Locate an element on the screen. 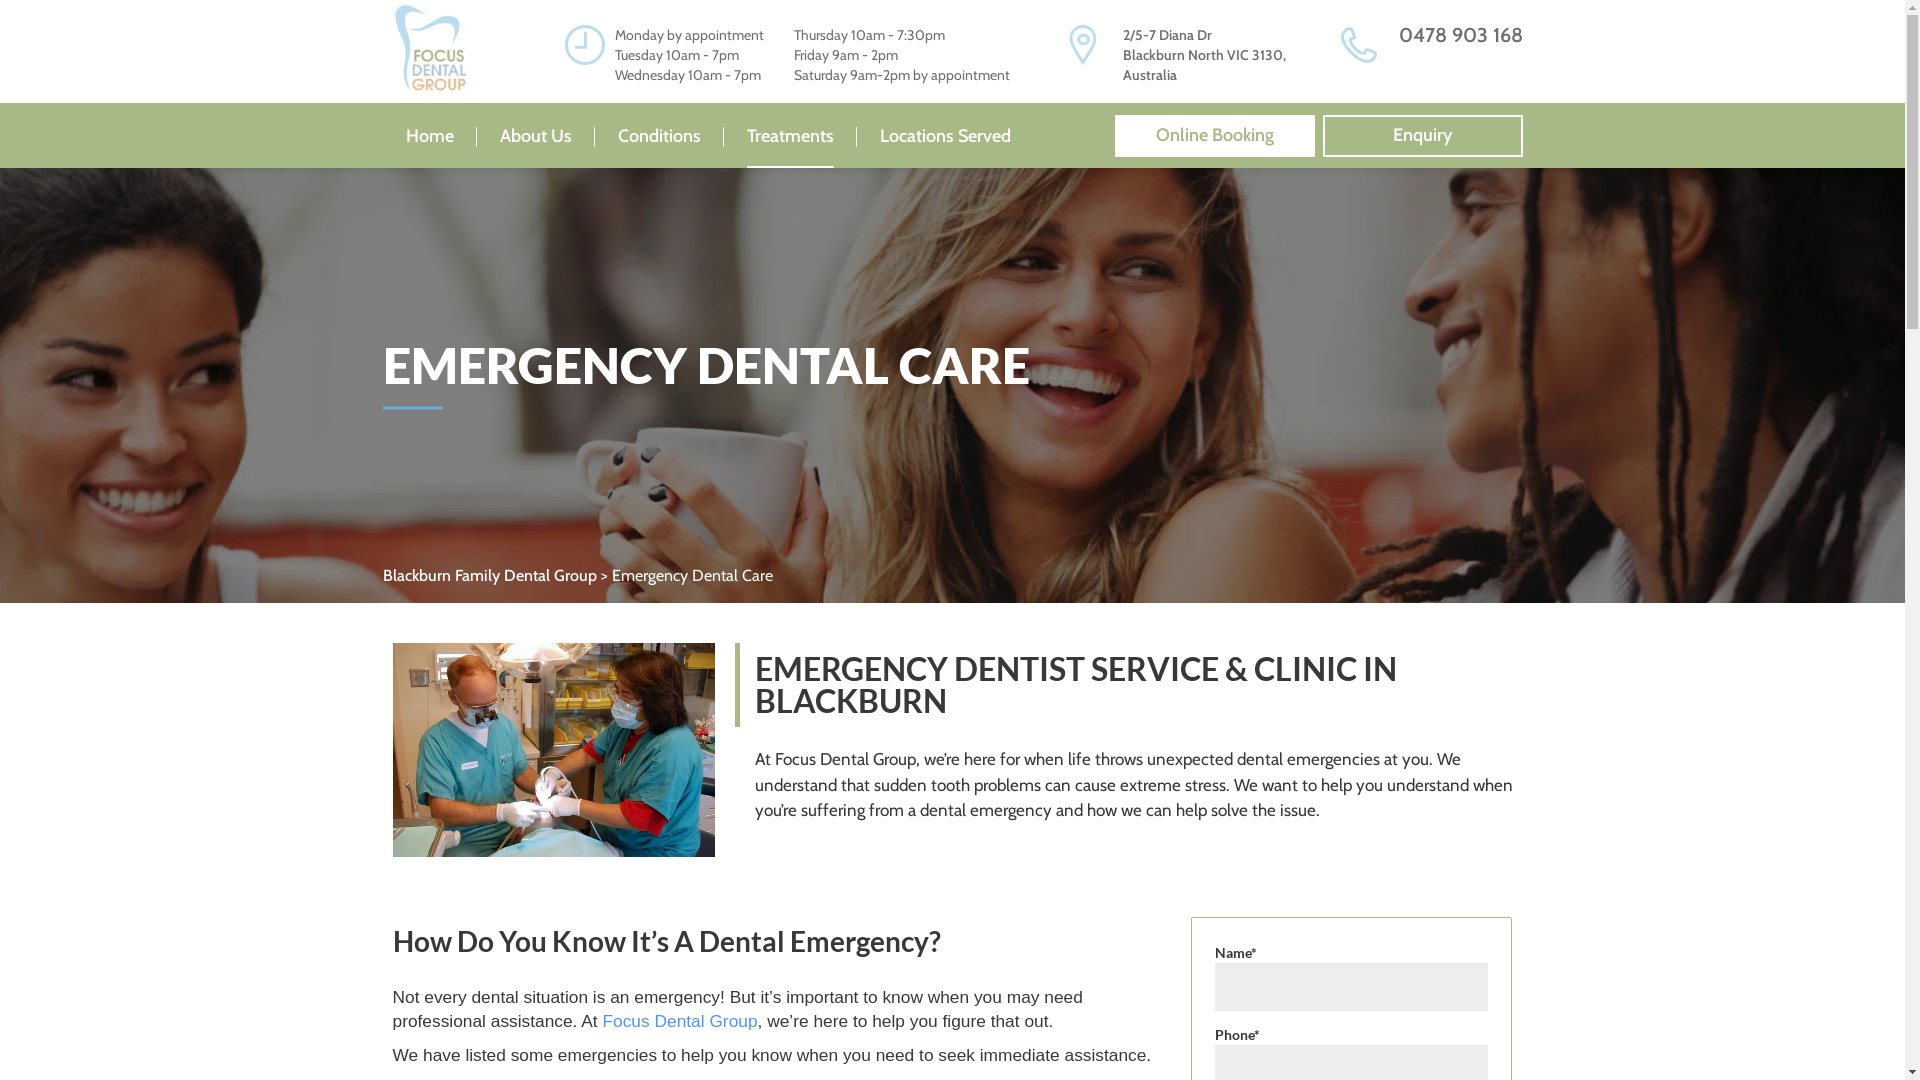 This screenshot has height=1080, width=1920. 'About Us' is located at coordinates (536, 135).